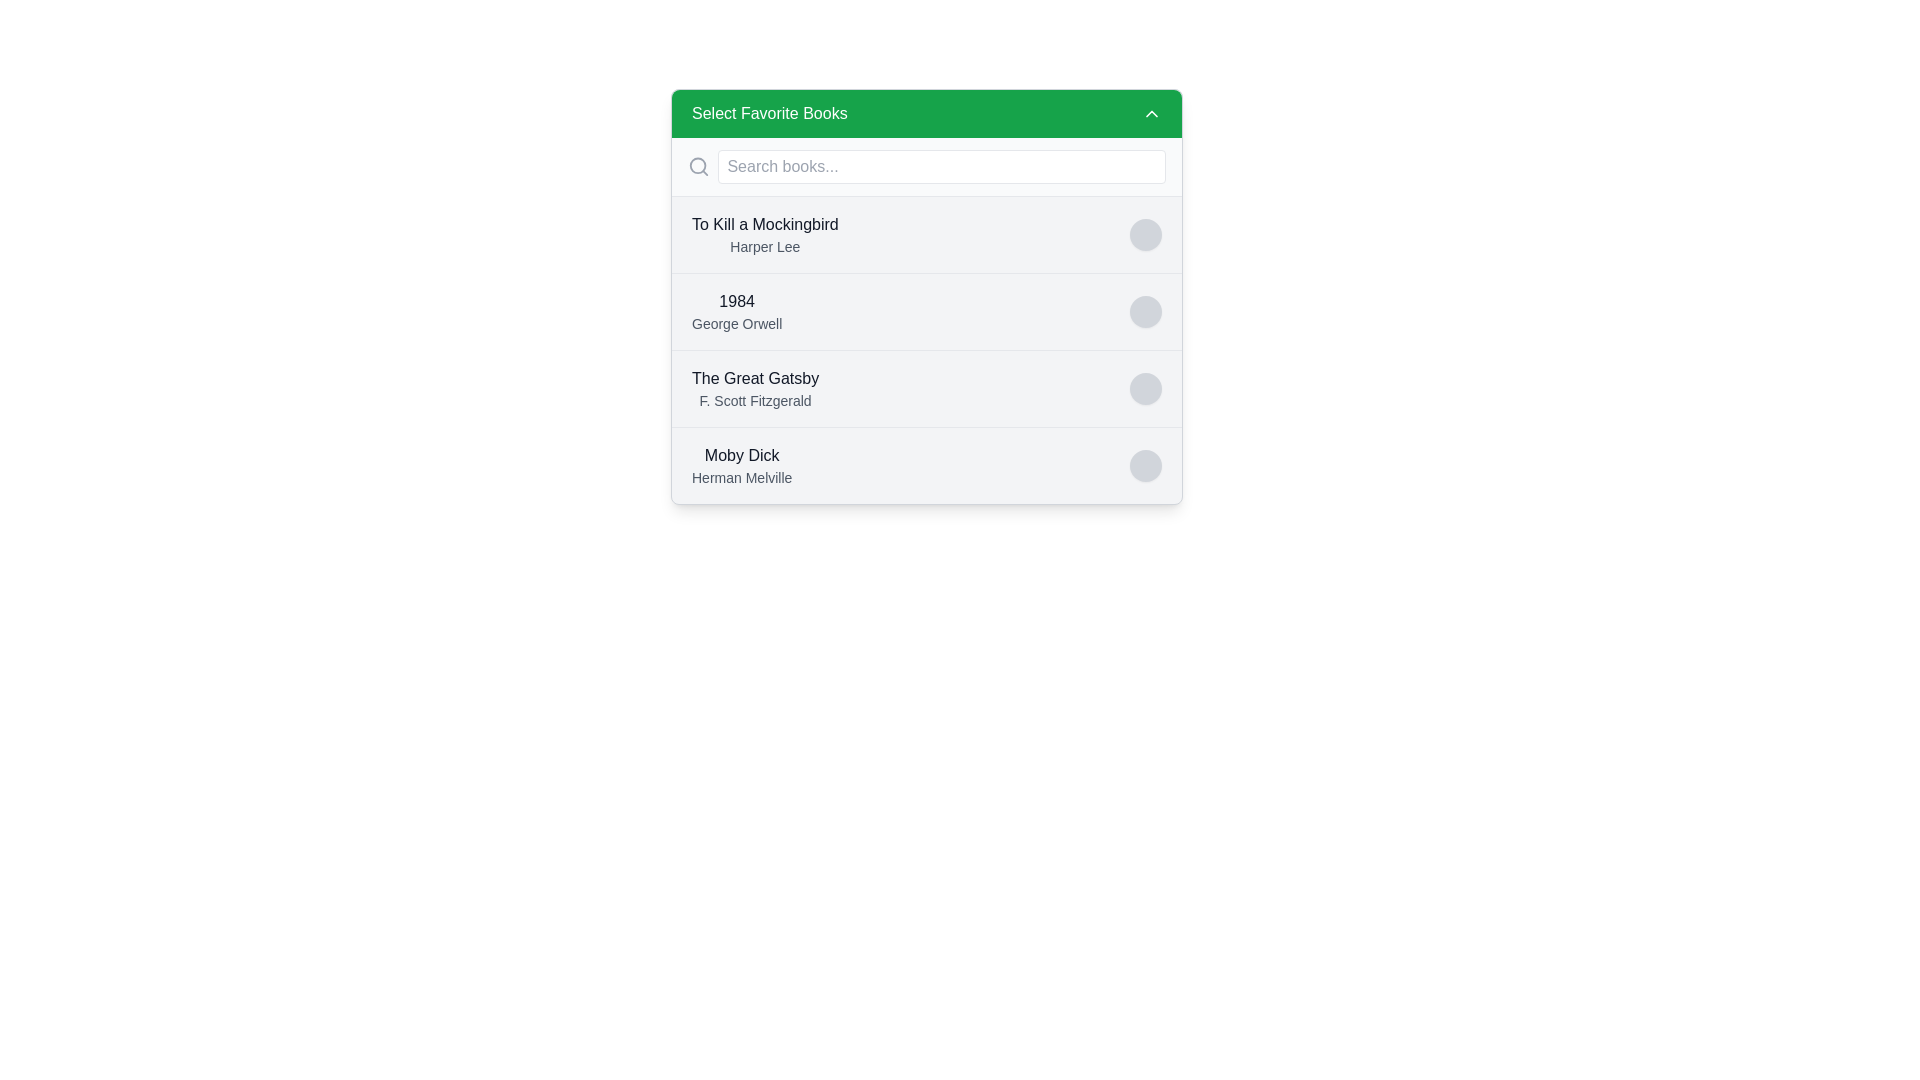 This screenshot has height=1080, width=1920. Describe the element at coordinates (741, 466) in the screenshot. I see `the label displaying the title 'Moby Dick' and author 'Herman Melville', which is the last item in the list of selectable items` at that location.